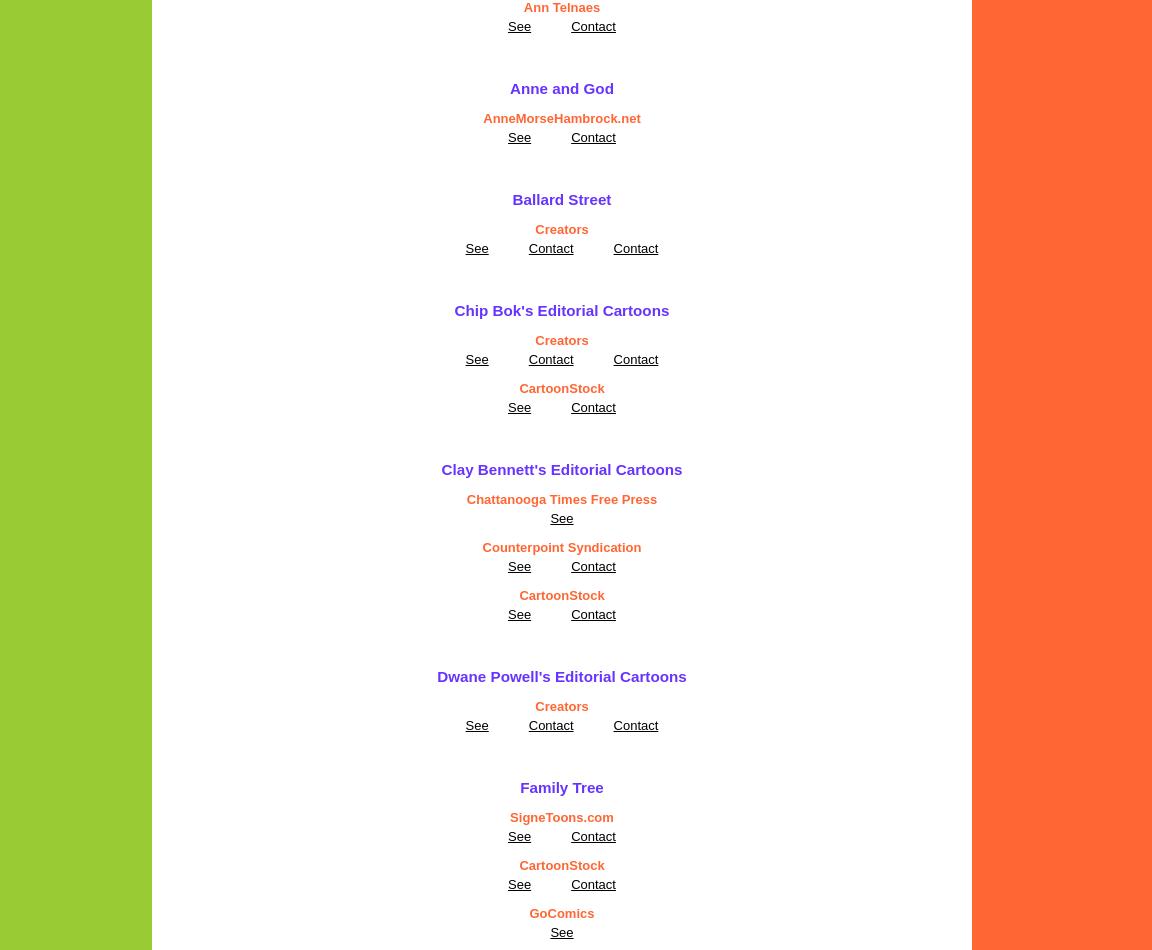  I want to click on 'Clay Bennett's Editorial Cartoons', so click(561, 468).